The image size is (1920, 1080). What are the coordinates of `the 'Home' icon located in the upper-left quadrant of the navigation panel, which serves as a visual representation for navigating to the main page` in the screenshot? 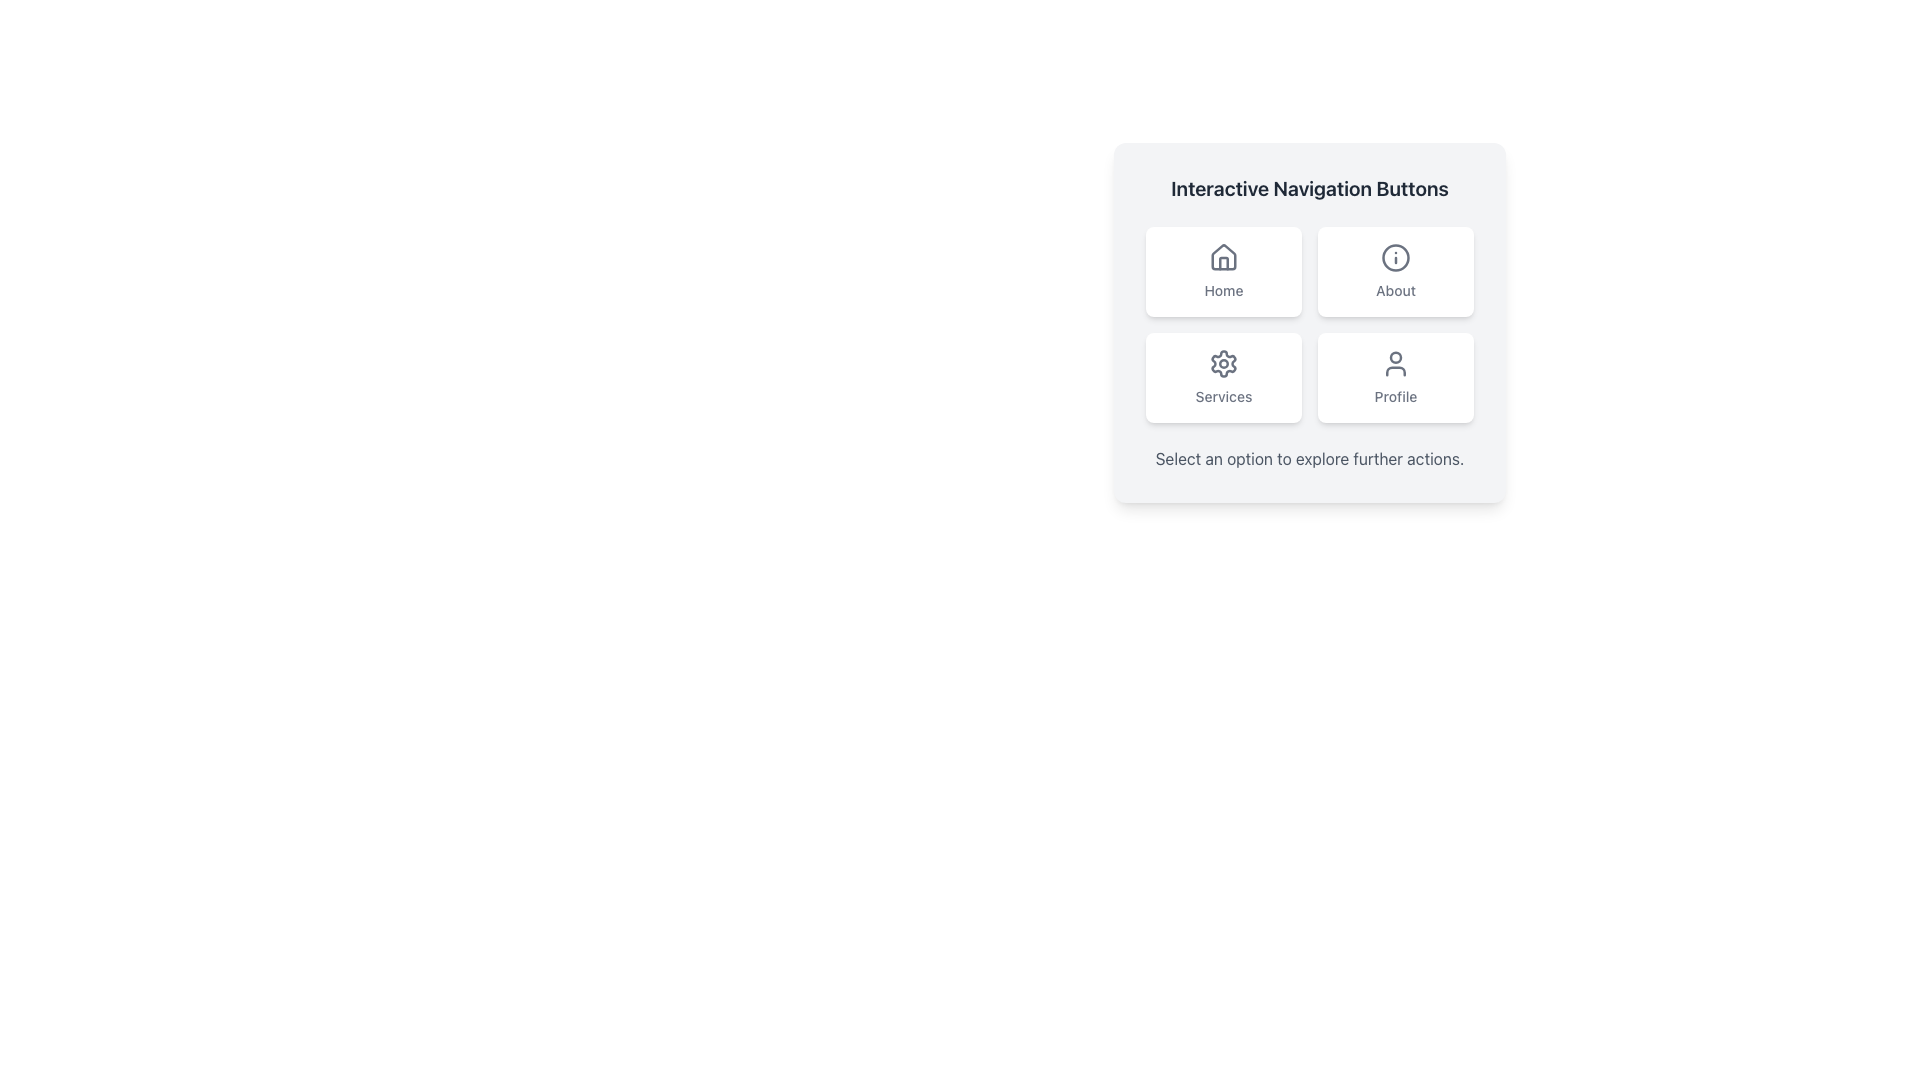 It's located at (1223, 256).